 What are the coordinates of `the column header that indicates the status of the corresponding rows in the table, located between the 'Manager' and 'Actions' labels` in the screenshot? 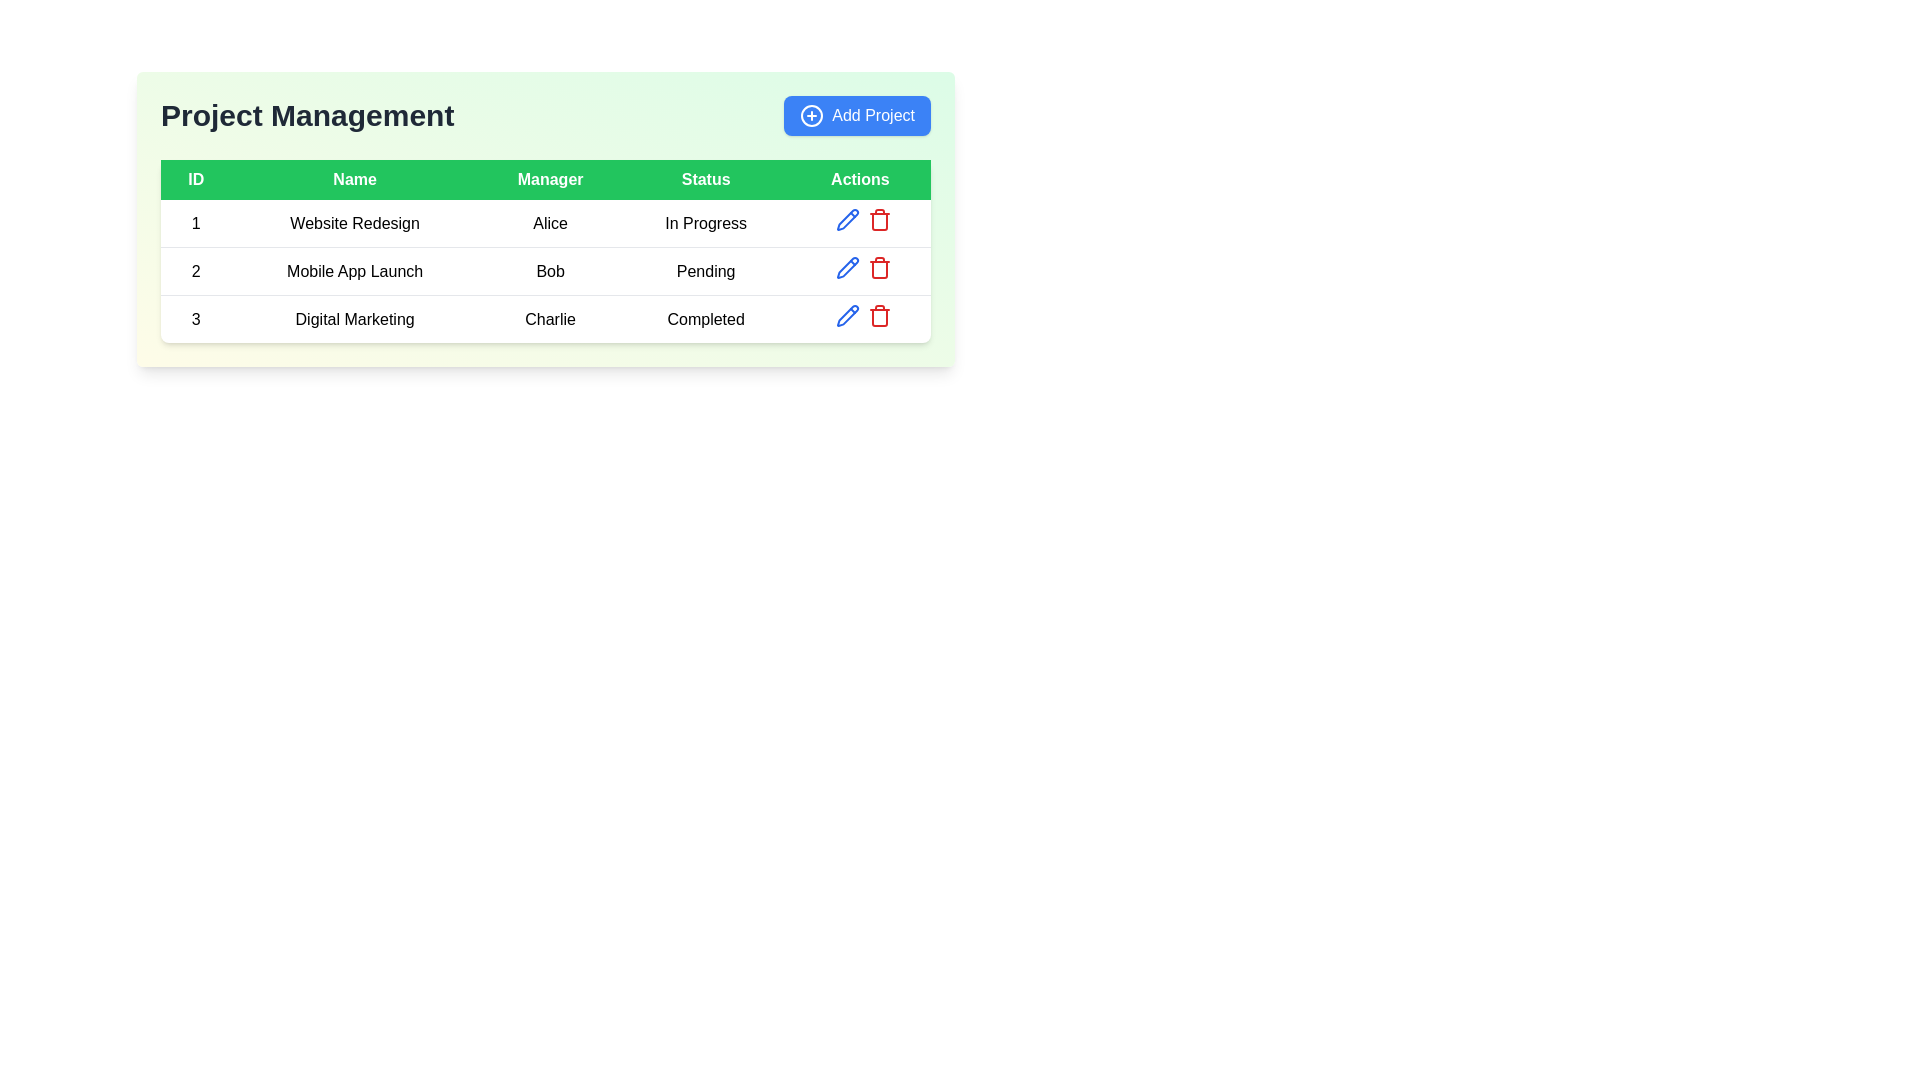 It's located at (706, 180).